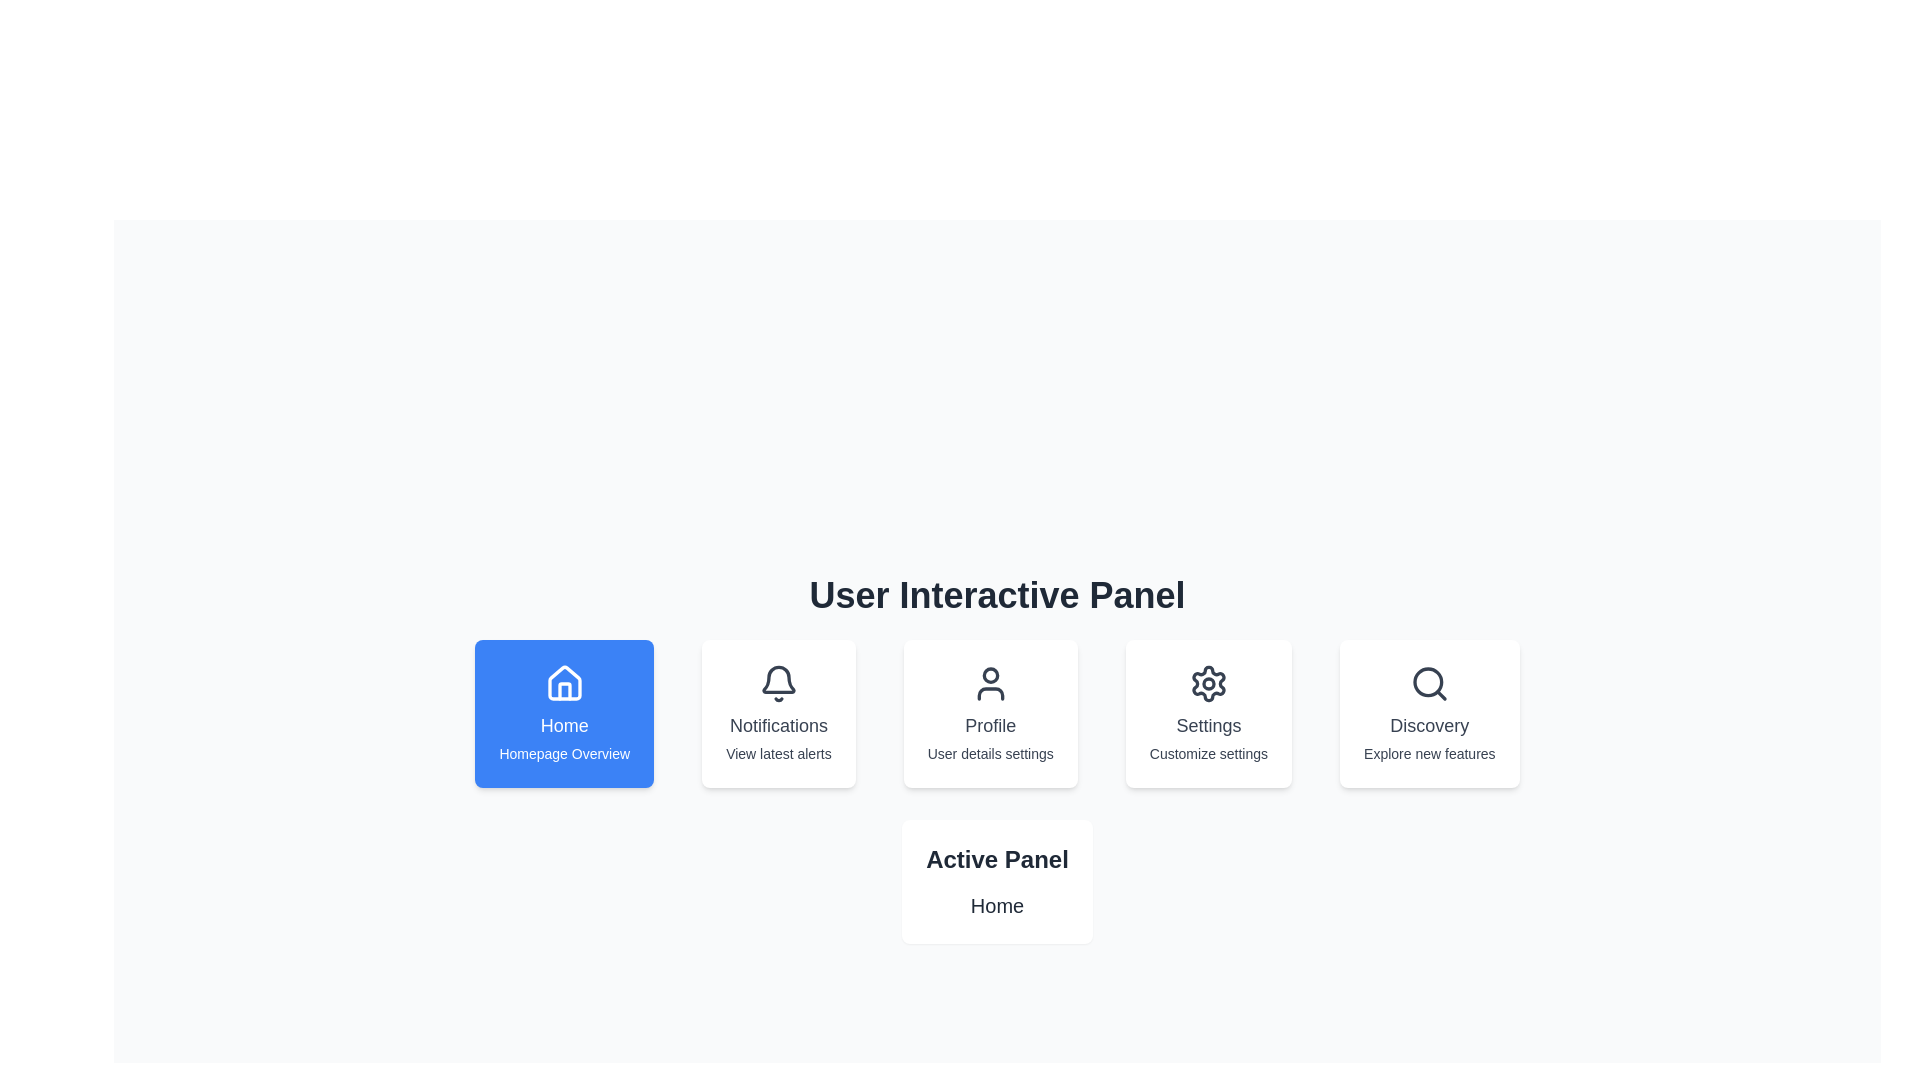 The width and height of the screenshot is (1920, 1080). Describe the element at coordinates (1207, 682) in the screenshot. I see `the gear-shaped settings icon located within the 'Settings' card` at that location.